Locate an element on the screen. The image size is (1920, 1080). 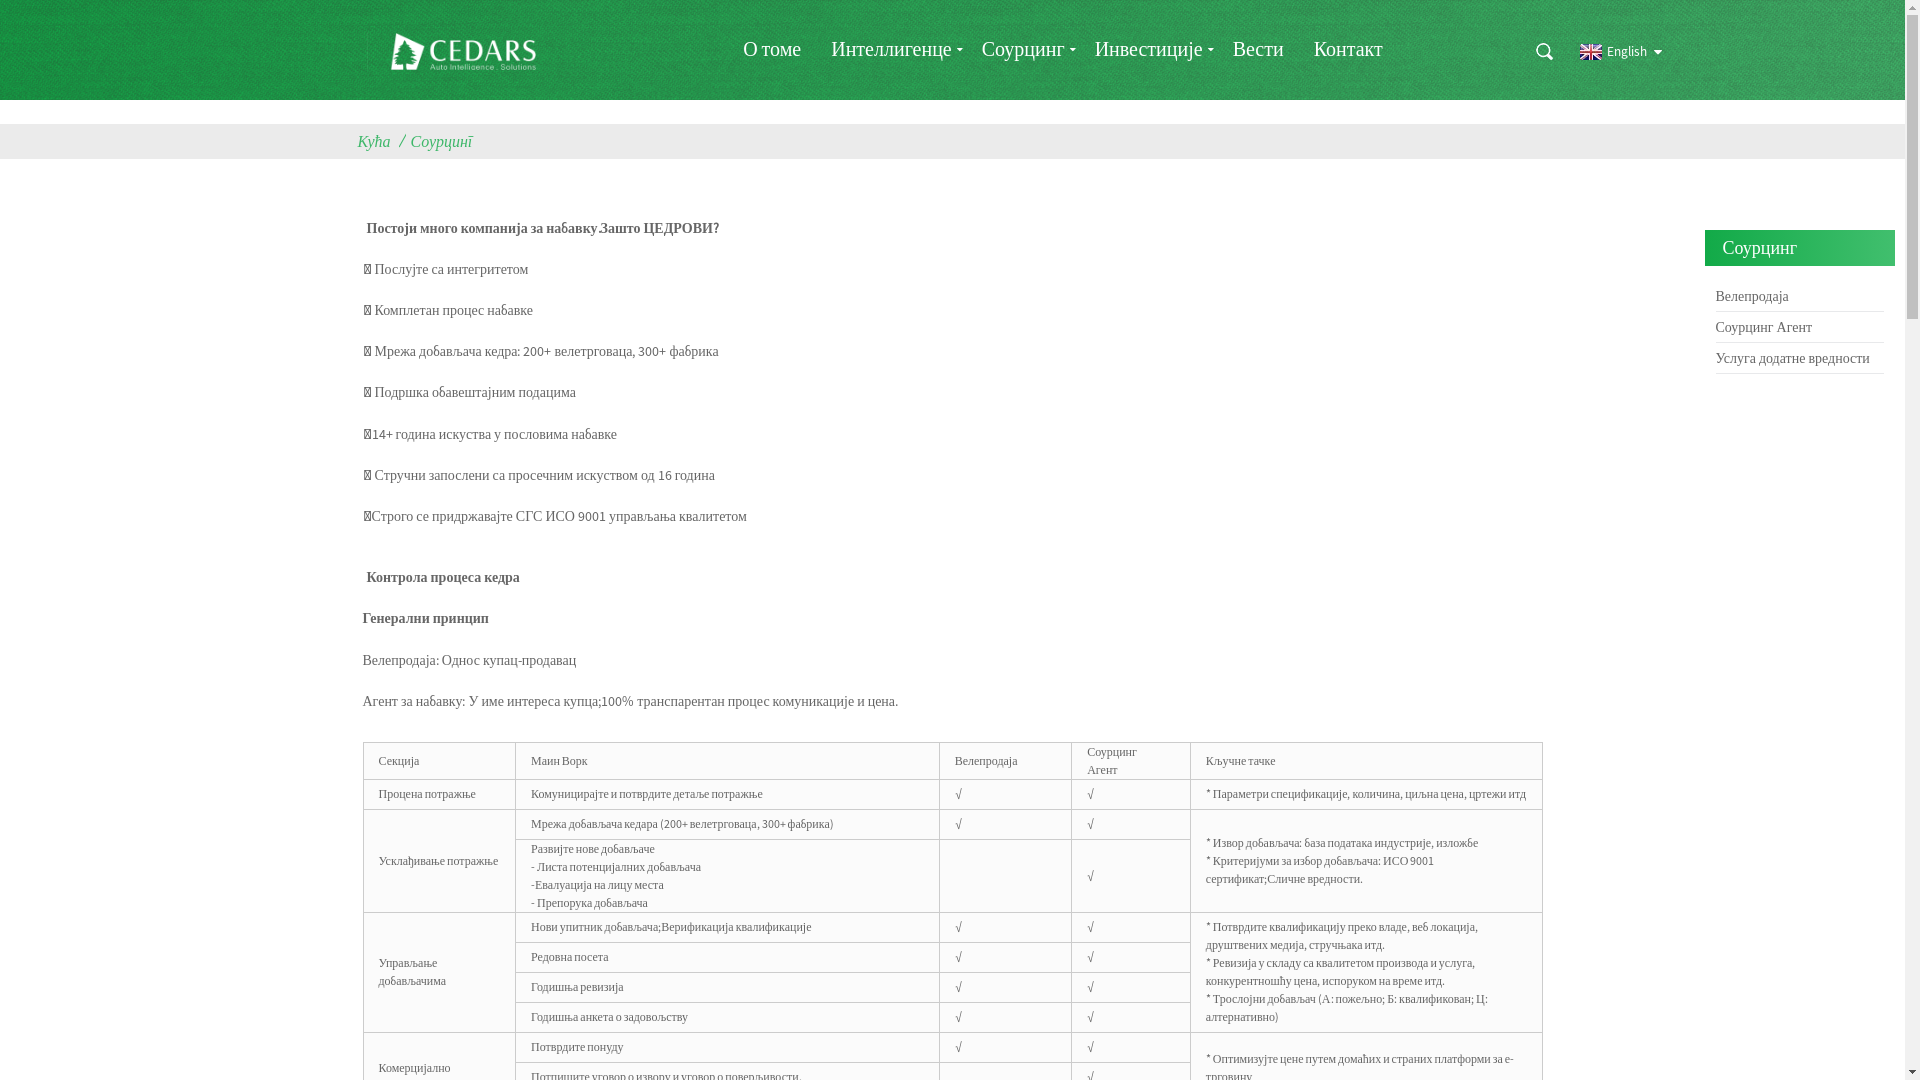
'English' is located at coordinates (1609, 50).